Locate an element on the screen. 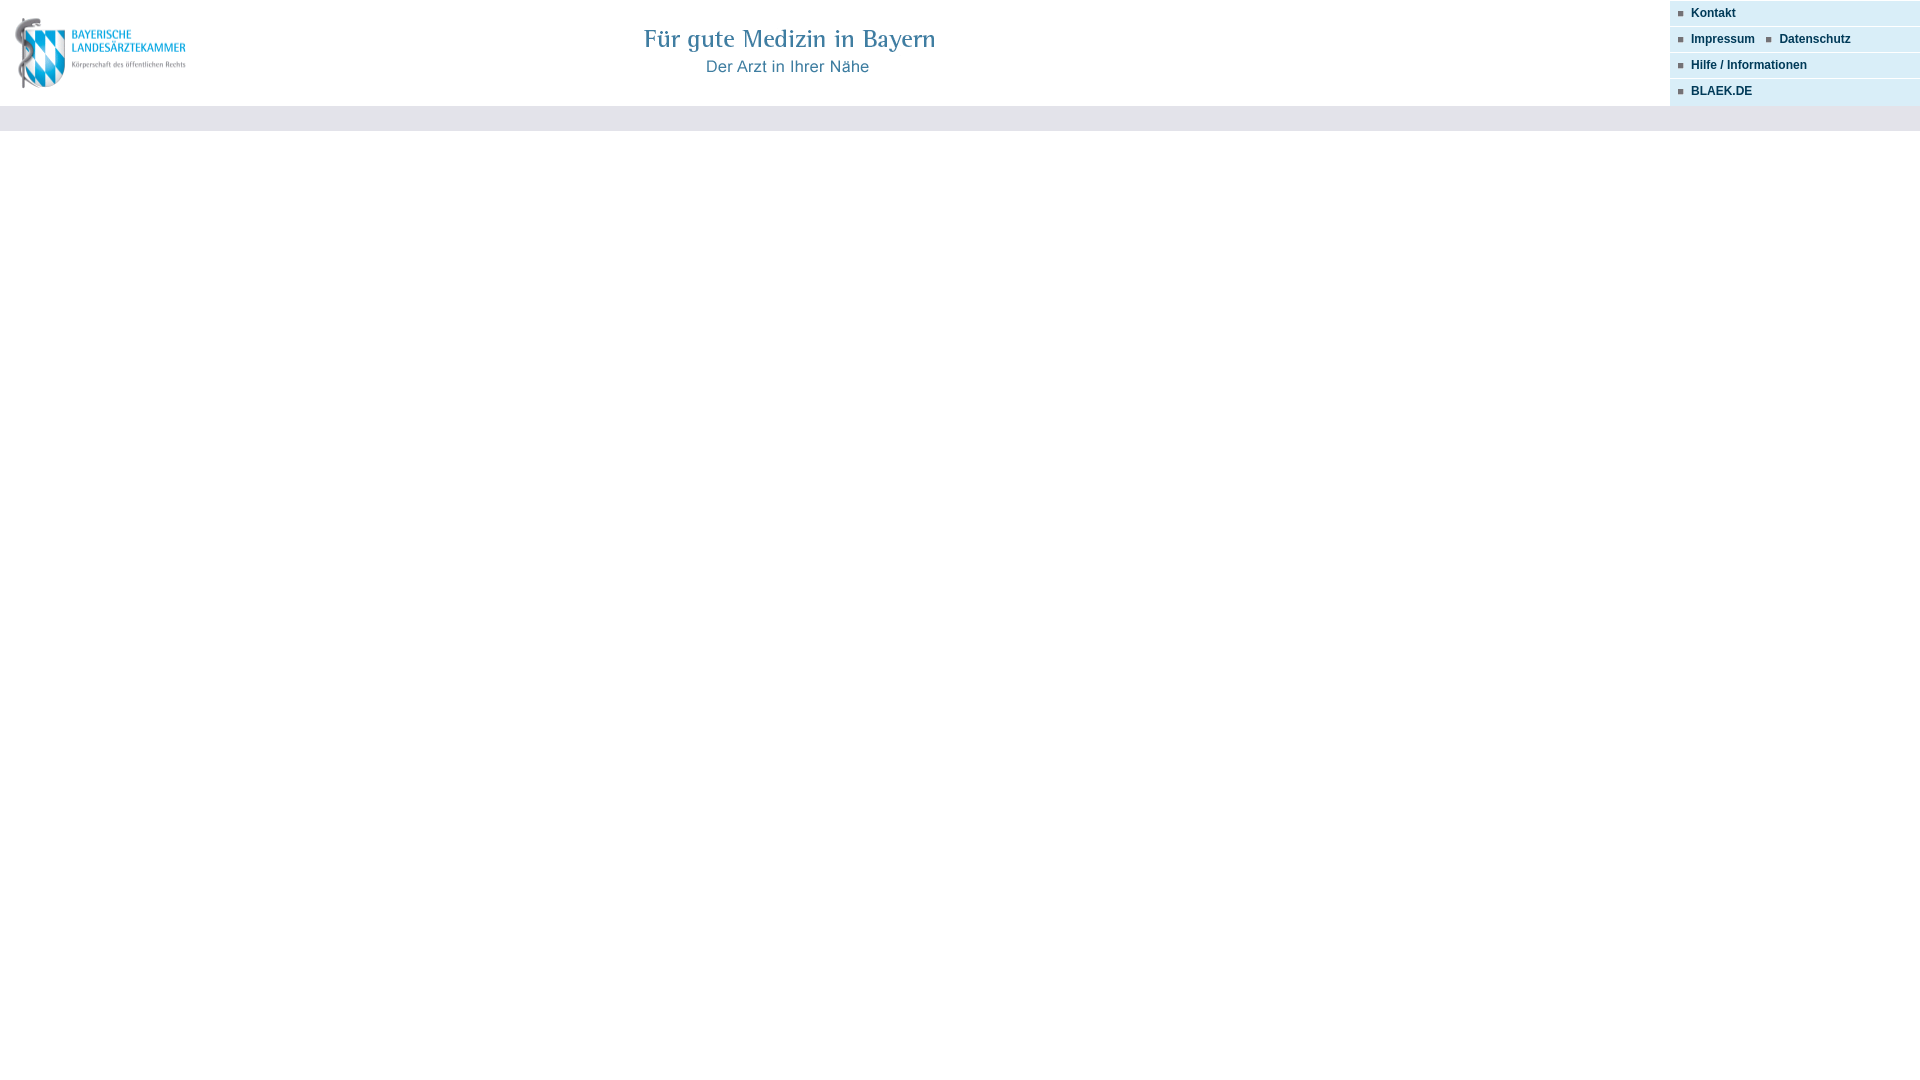 The image size is (1920, 1080). 'Hilfe / Informationen' is located at coordinates (1737, 64).